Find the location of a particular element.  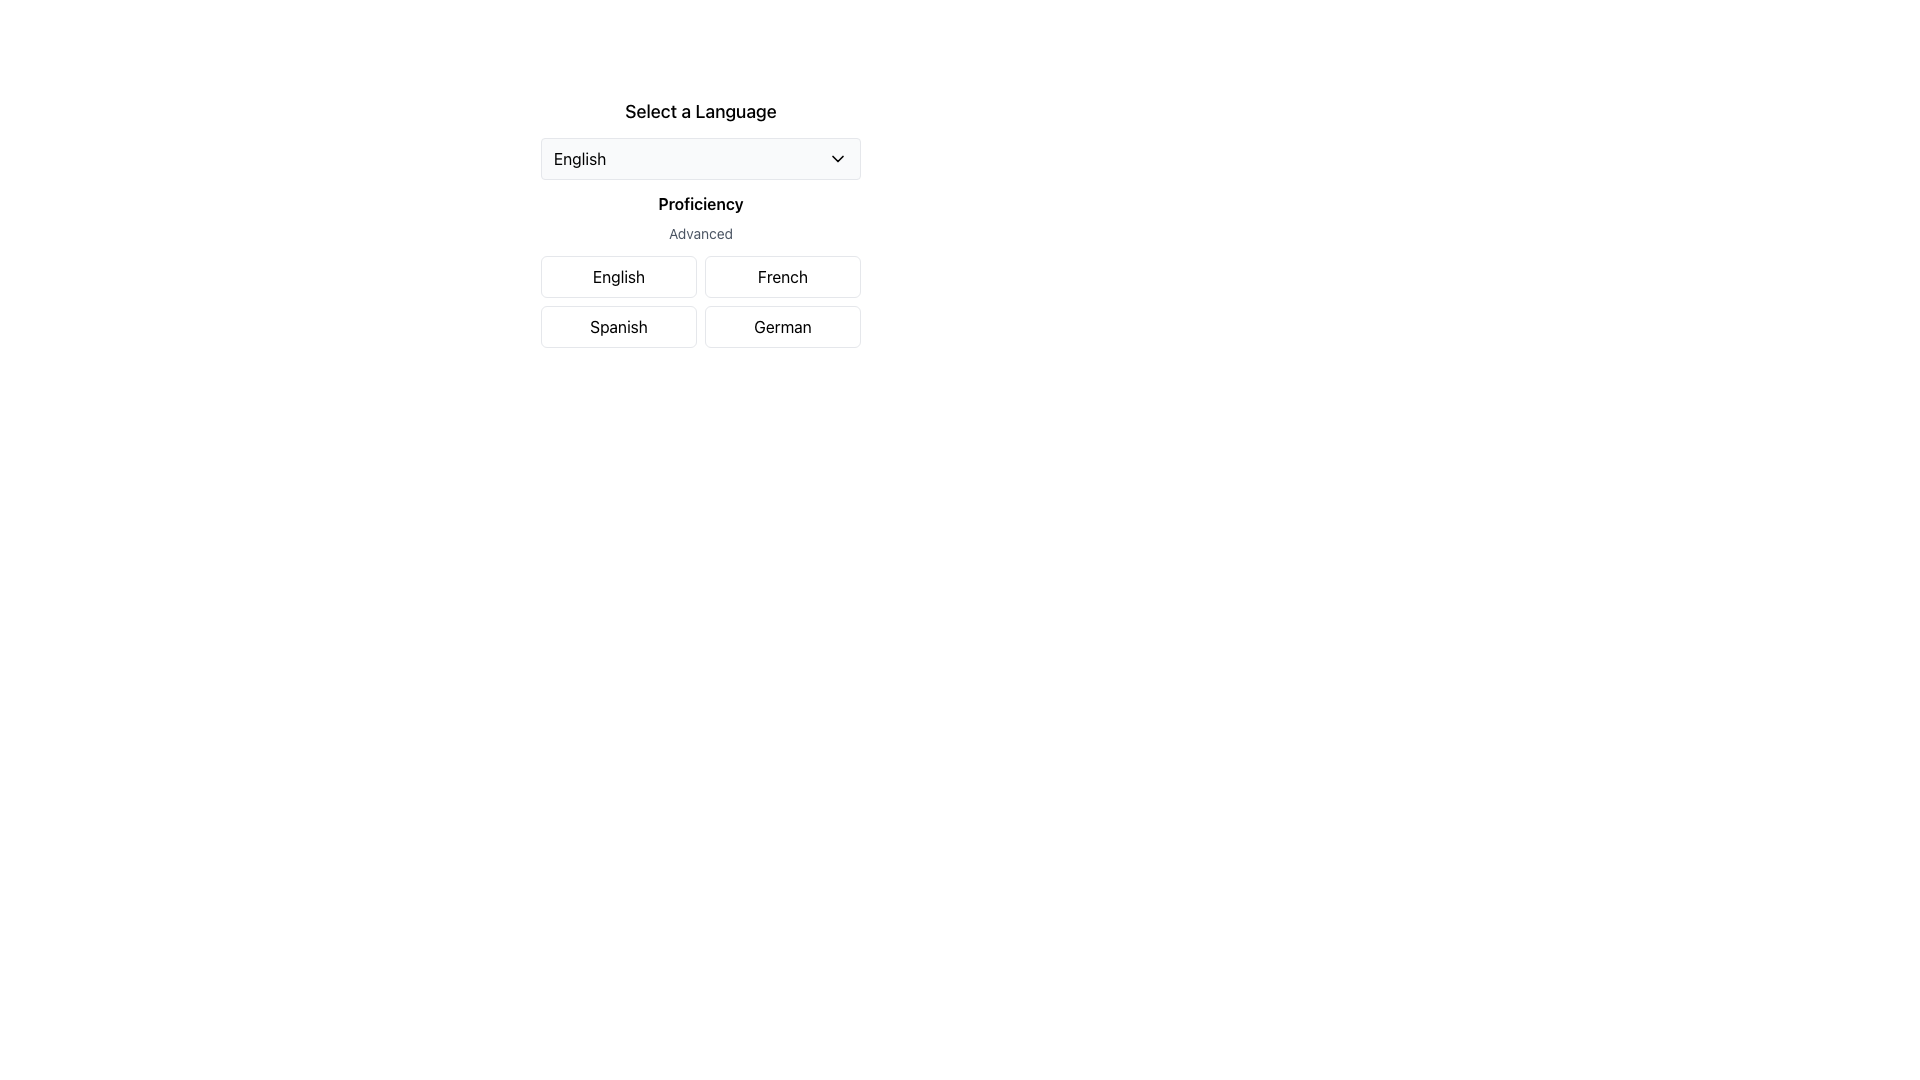

the rectangular button labeled 'French' with rounded corners, located in the top-right slot of the button grid is located at coordinates (781, 277).